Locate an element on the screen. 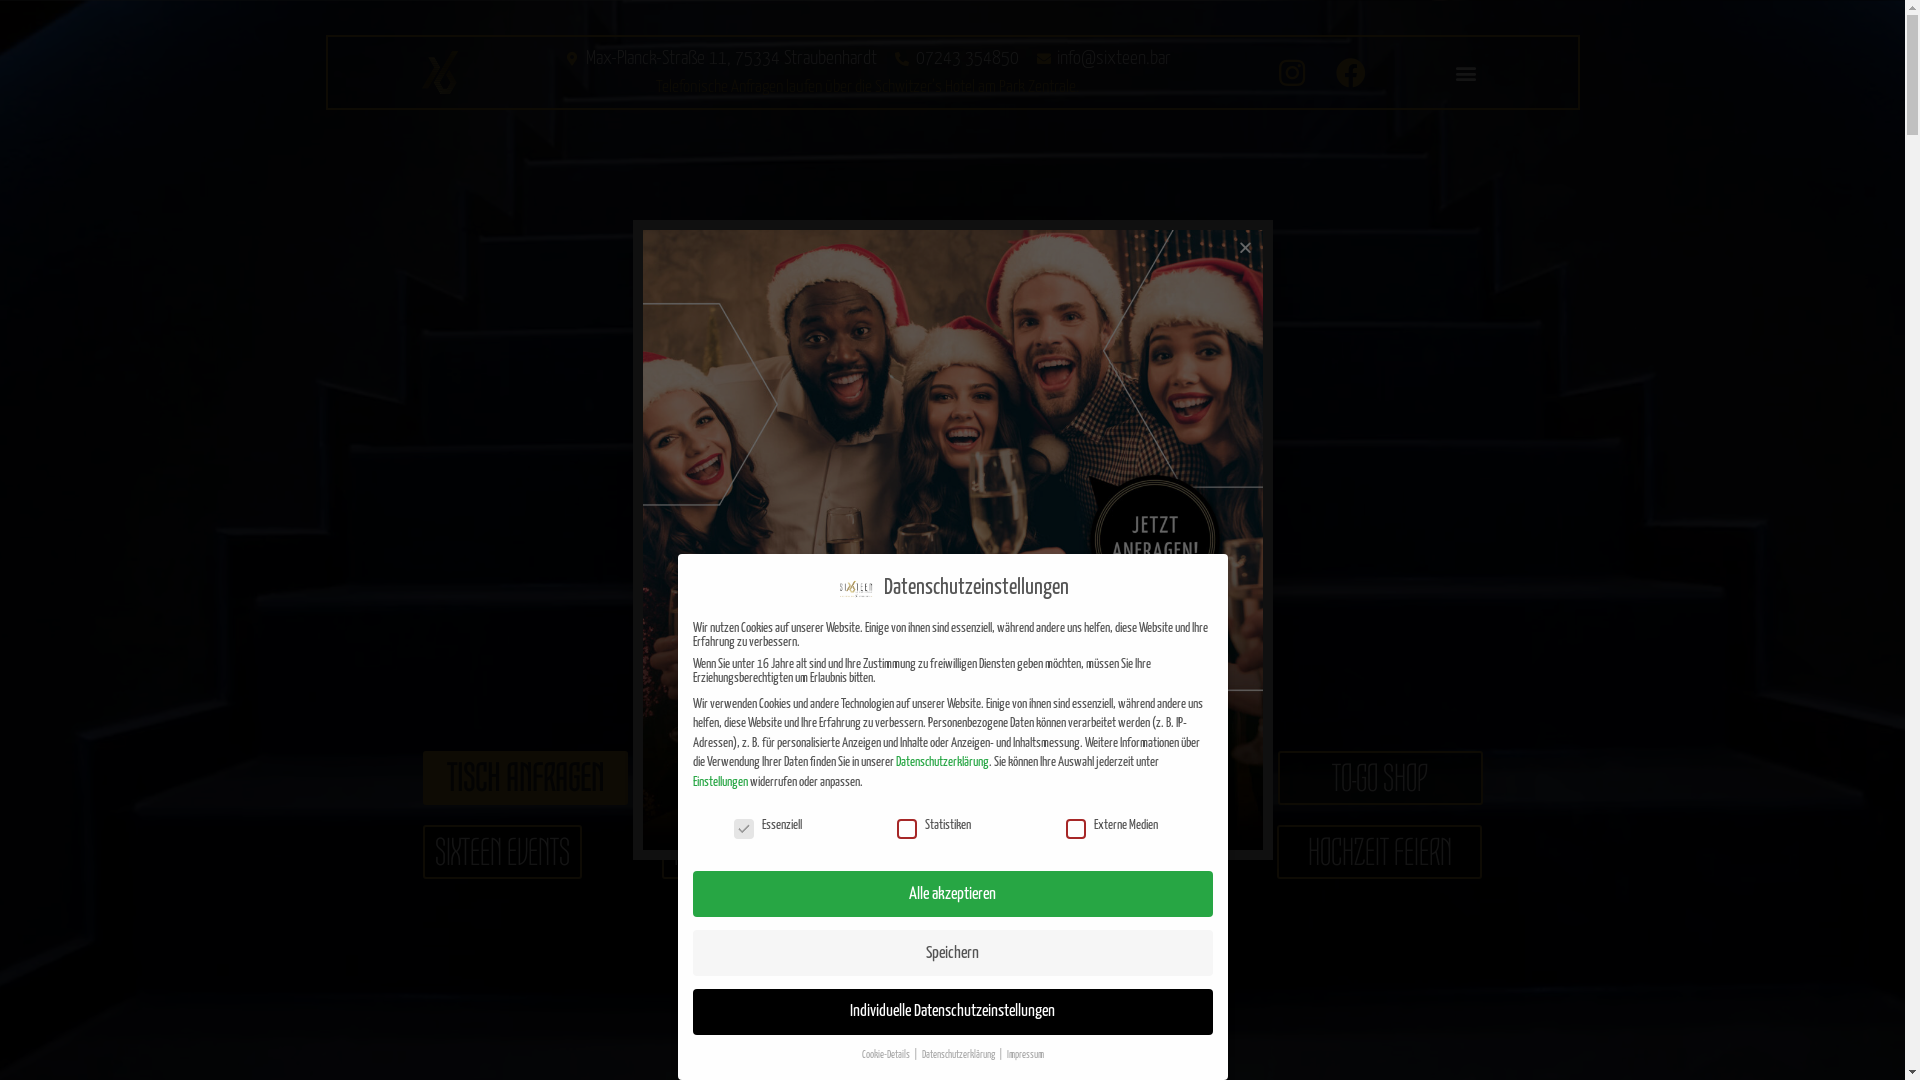 The height and width of the screenshot is (1080, 1920). 'Alle akzeptieren' is located at coordinates (950, 893).